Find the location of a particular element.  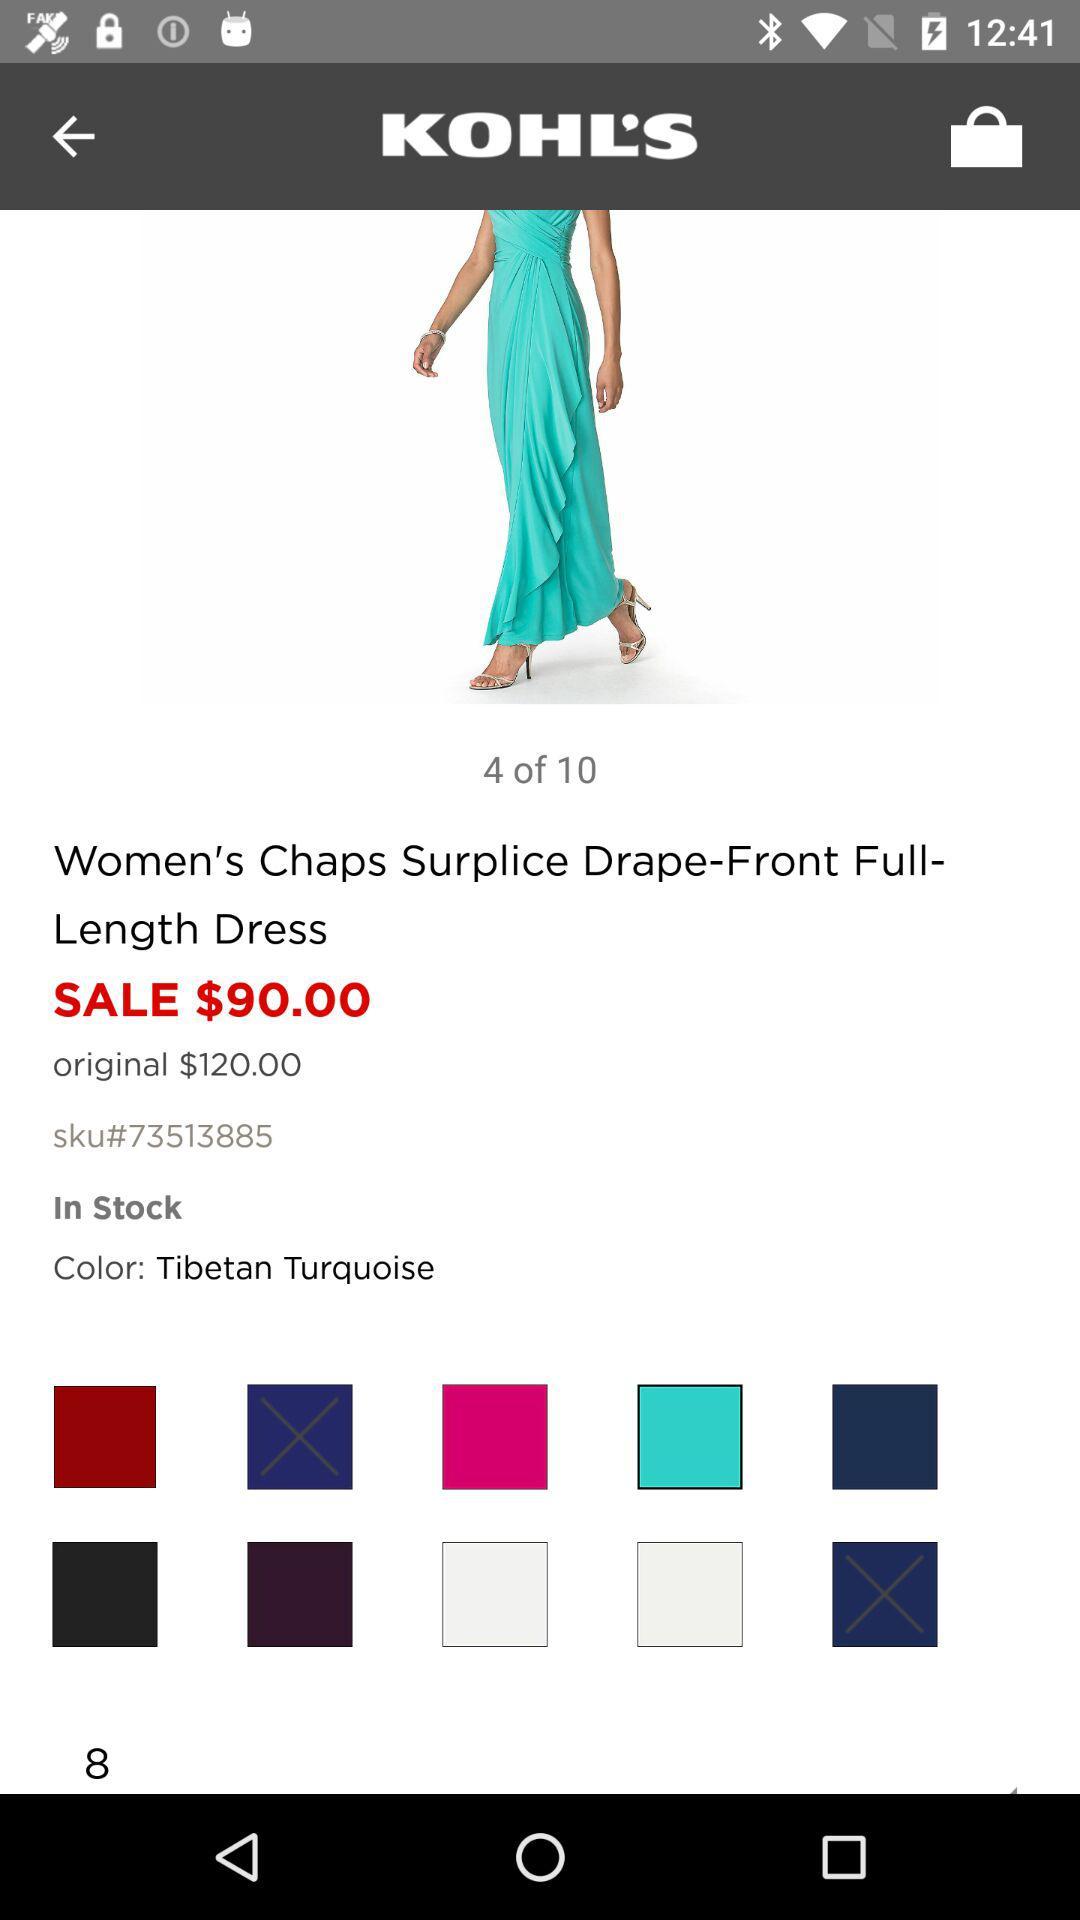

change color to red is located at coordinates (104, 1435).